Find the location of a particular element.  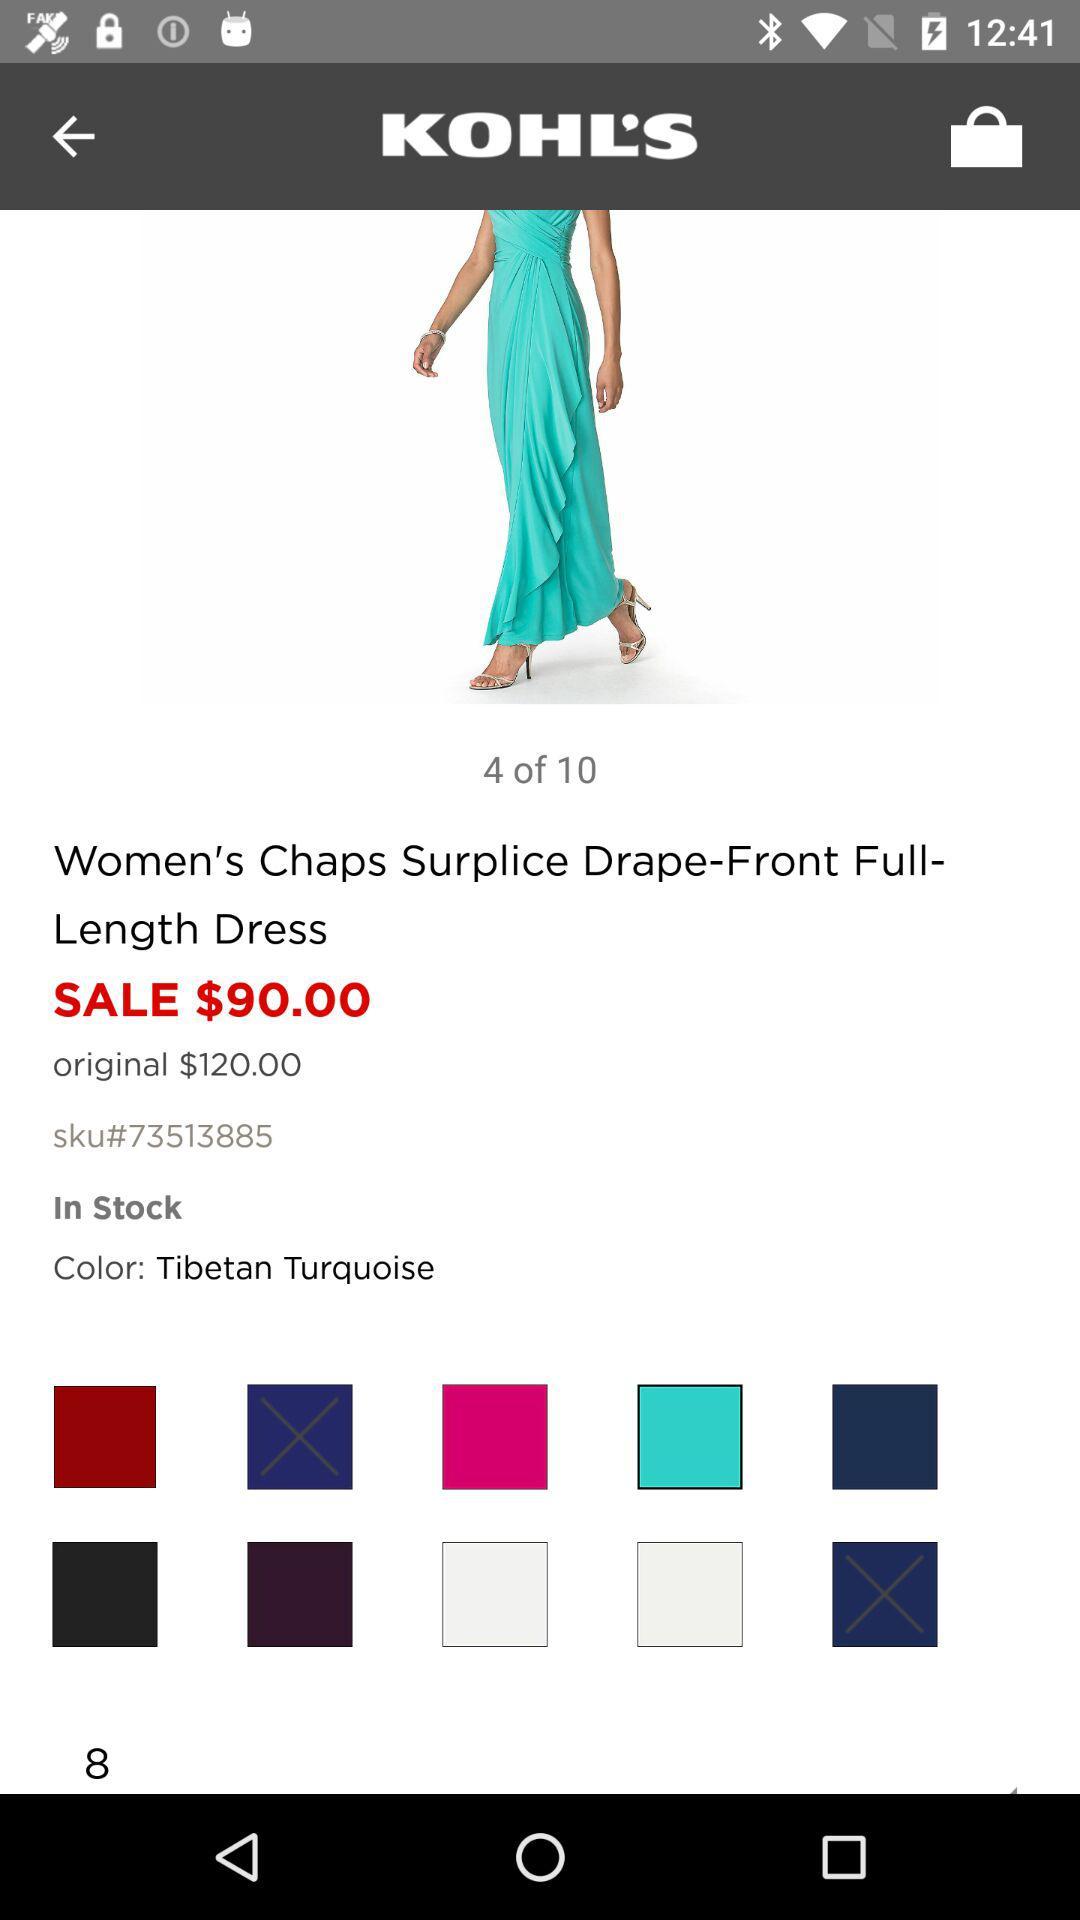

change color to red is located at coordinates (104, 1435).